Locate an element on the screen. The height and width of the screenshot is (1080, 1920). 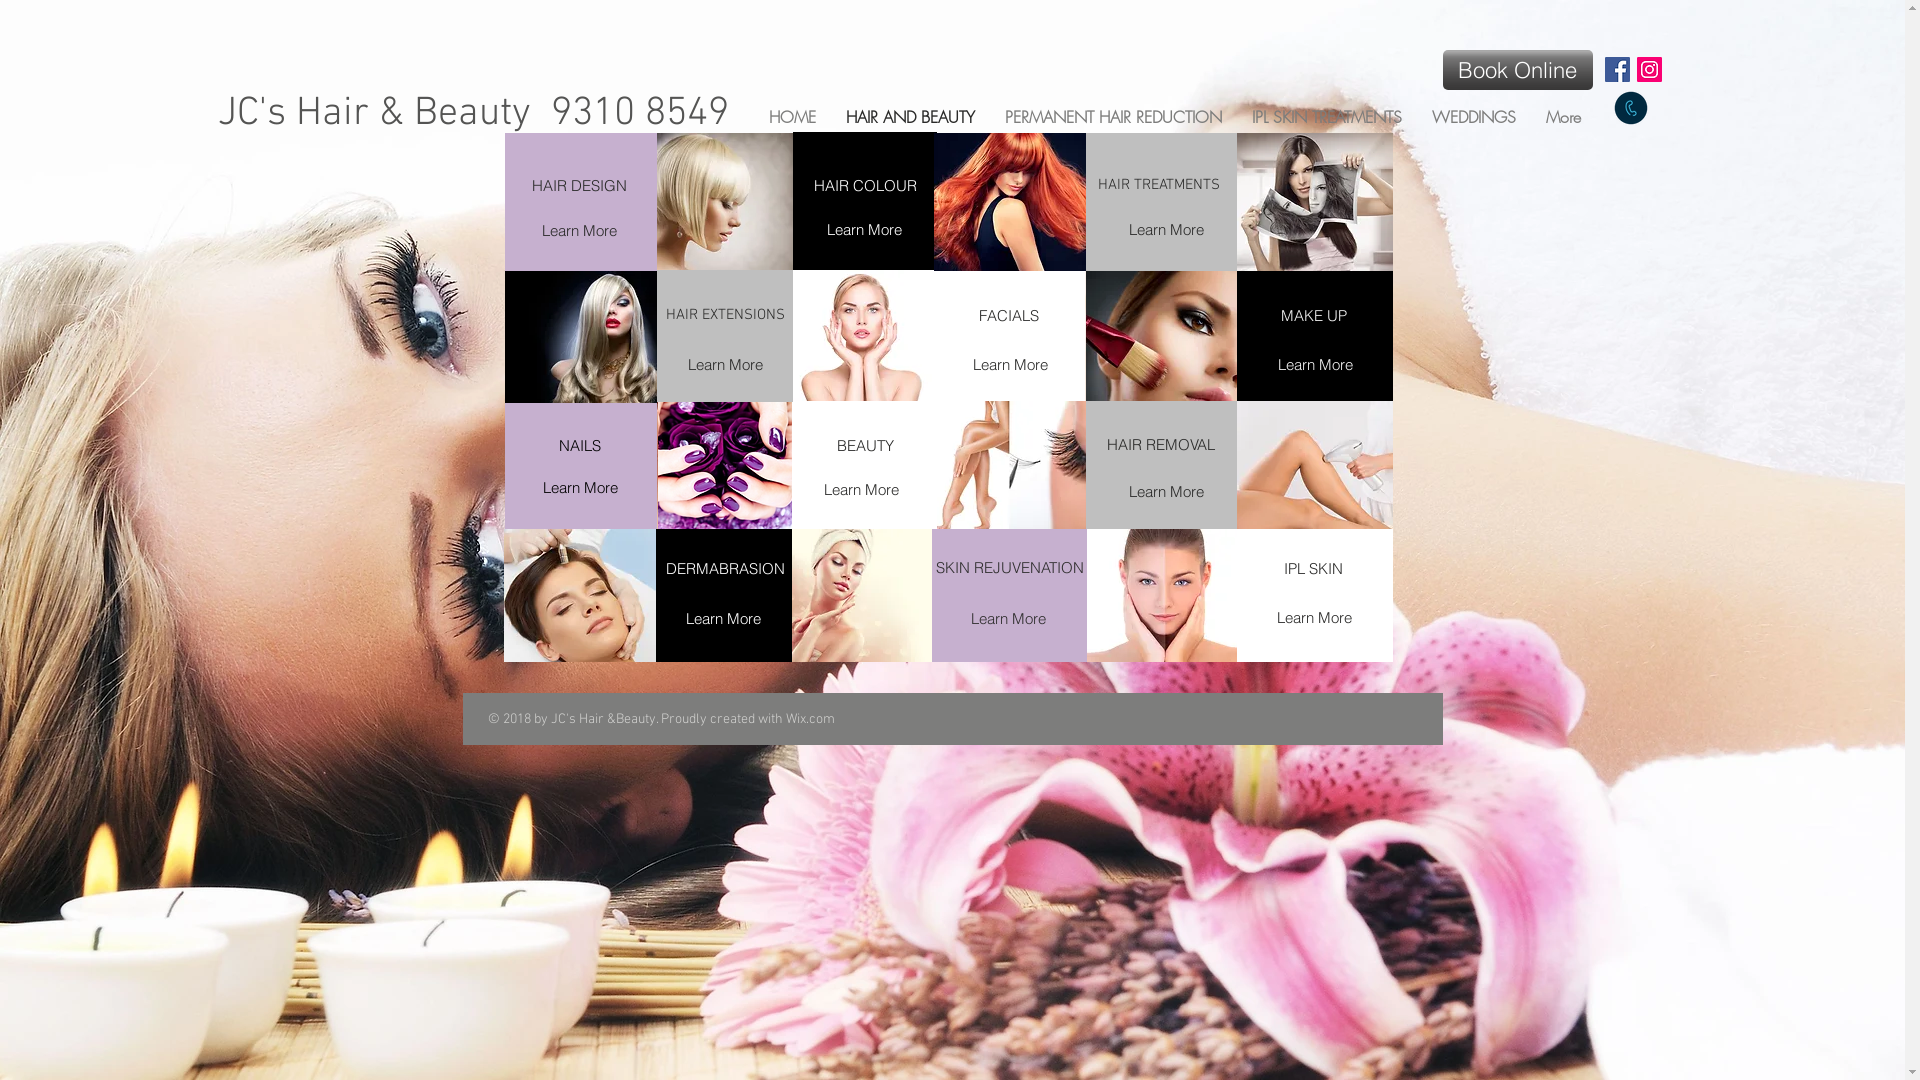
'Learn More' is located at coordinates (860, 489).